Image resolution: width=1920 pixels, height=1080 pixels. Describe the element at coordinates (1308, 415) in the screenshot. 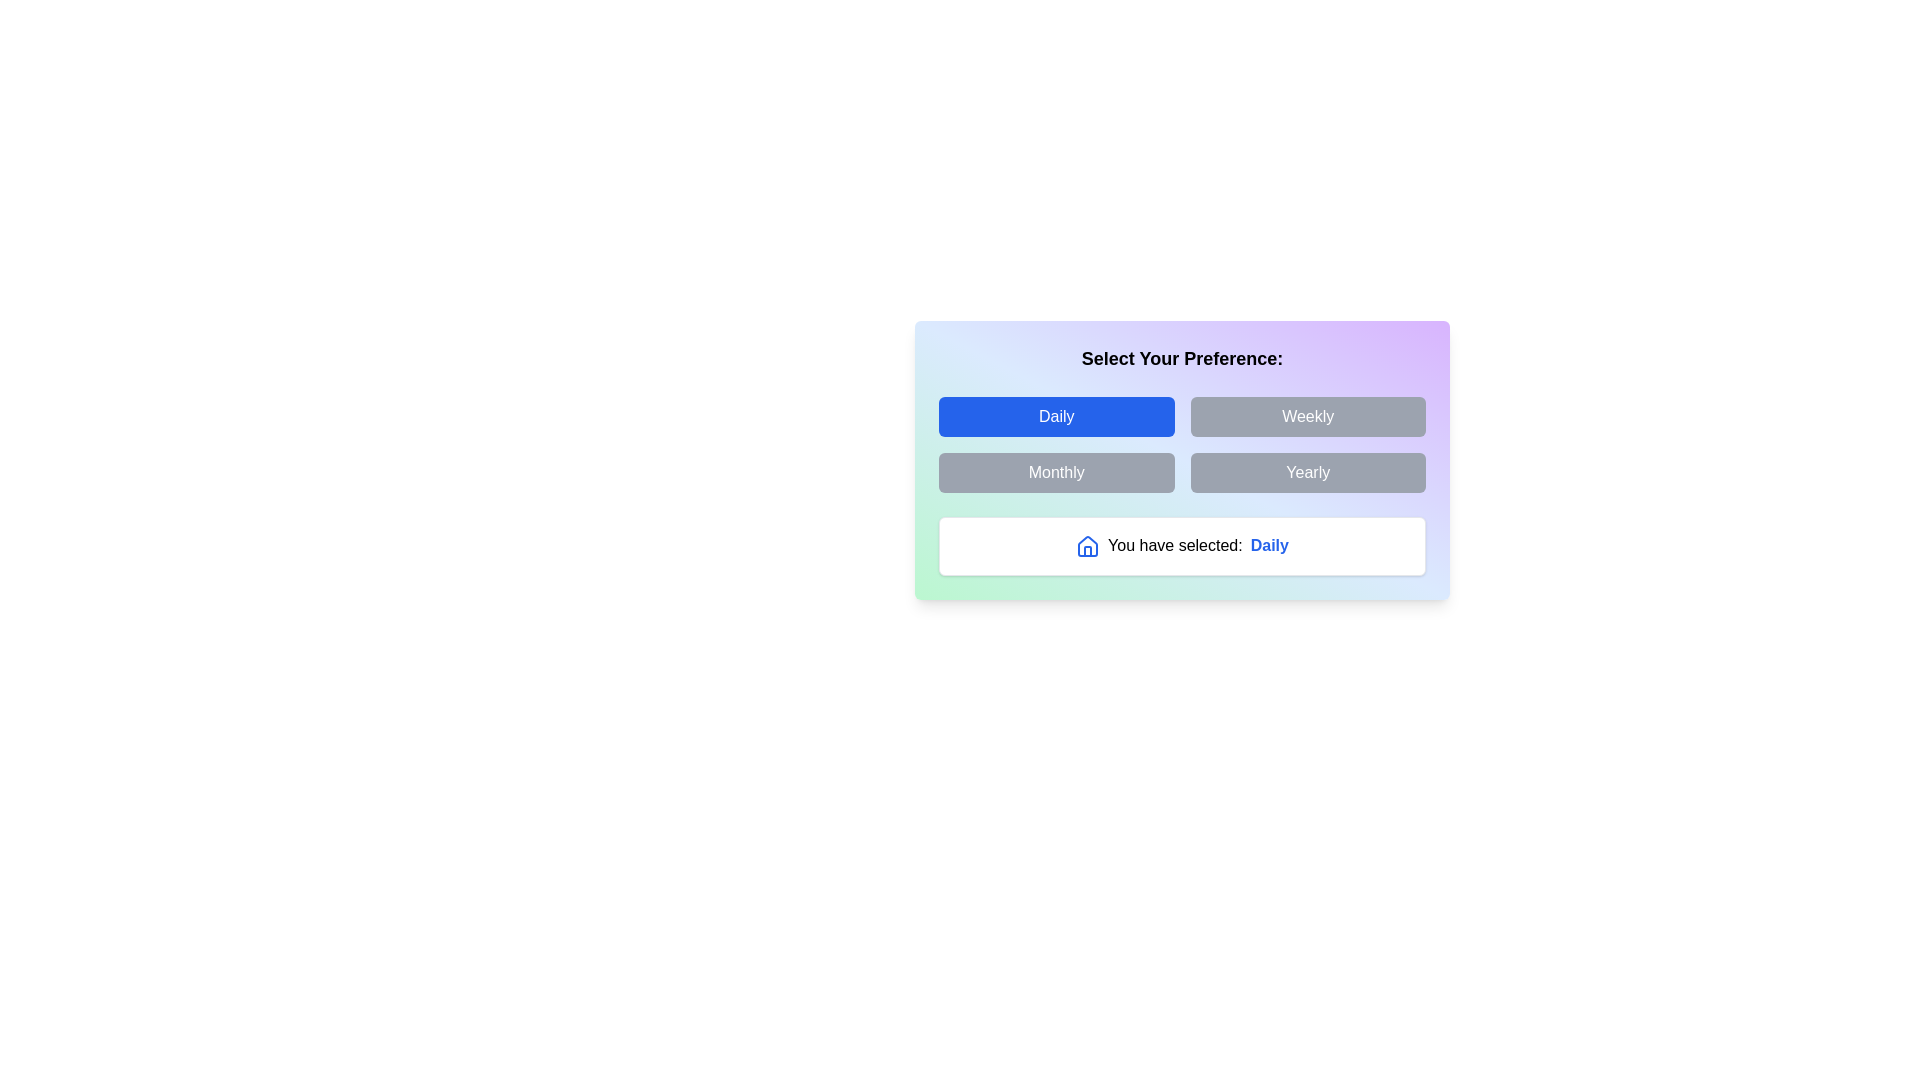

I see `the toggle button for the 'Weekly' option` at that location.